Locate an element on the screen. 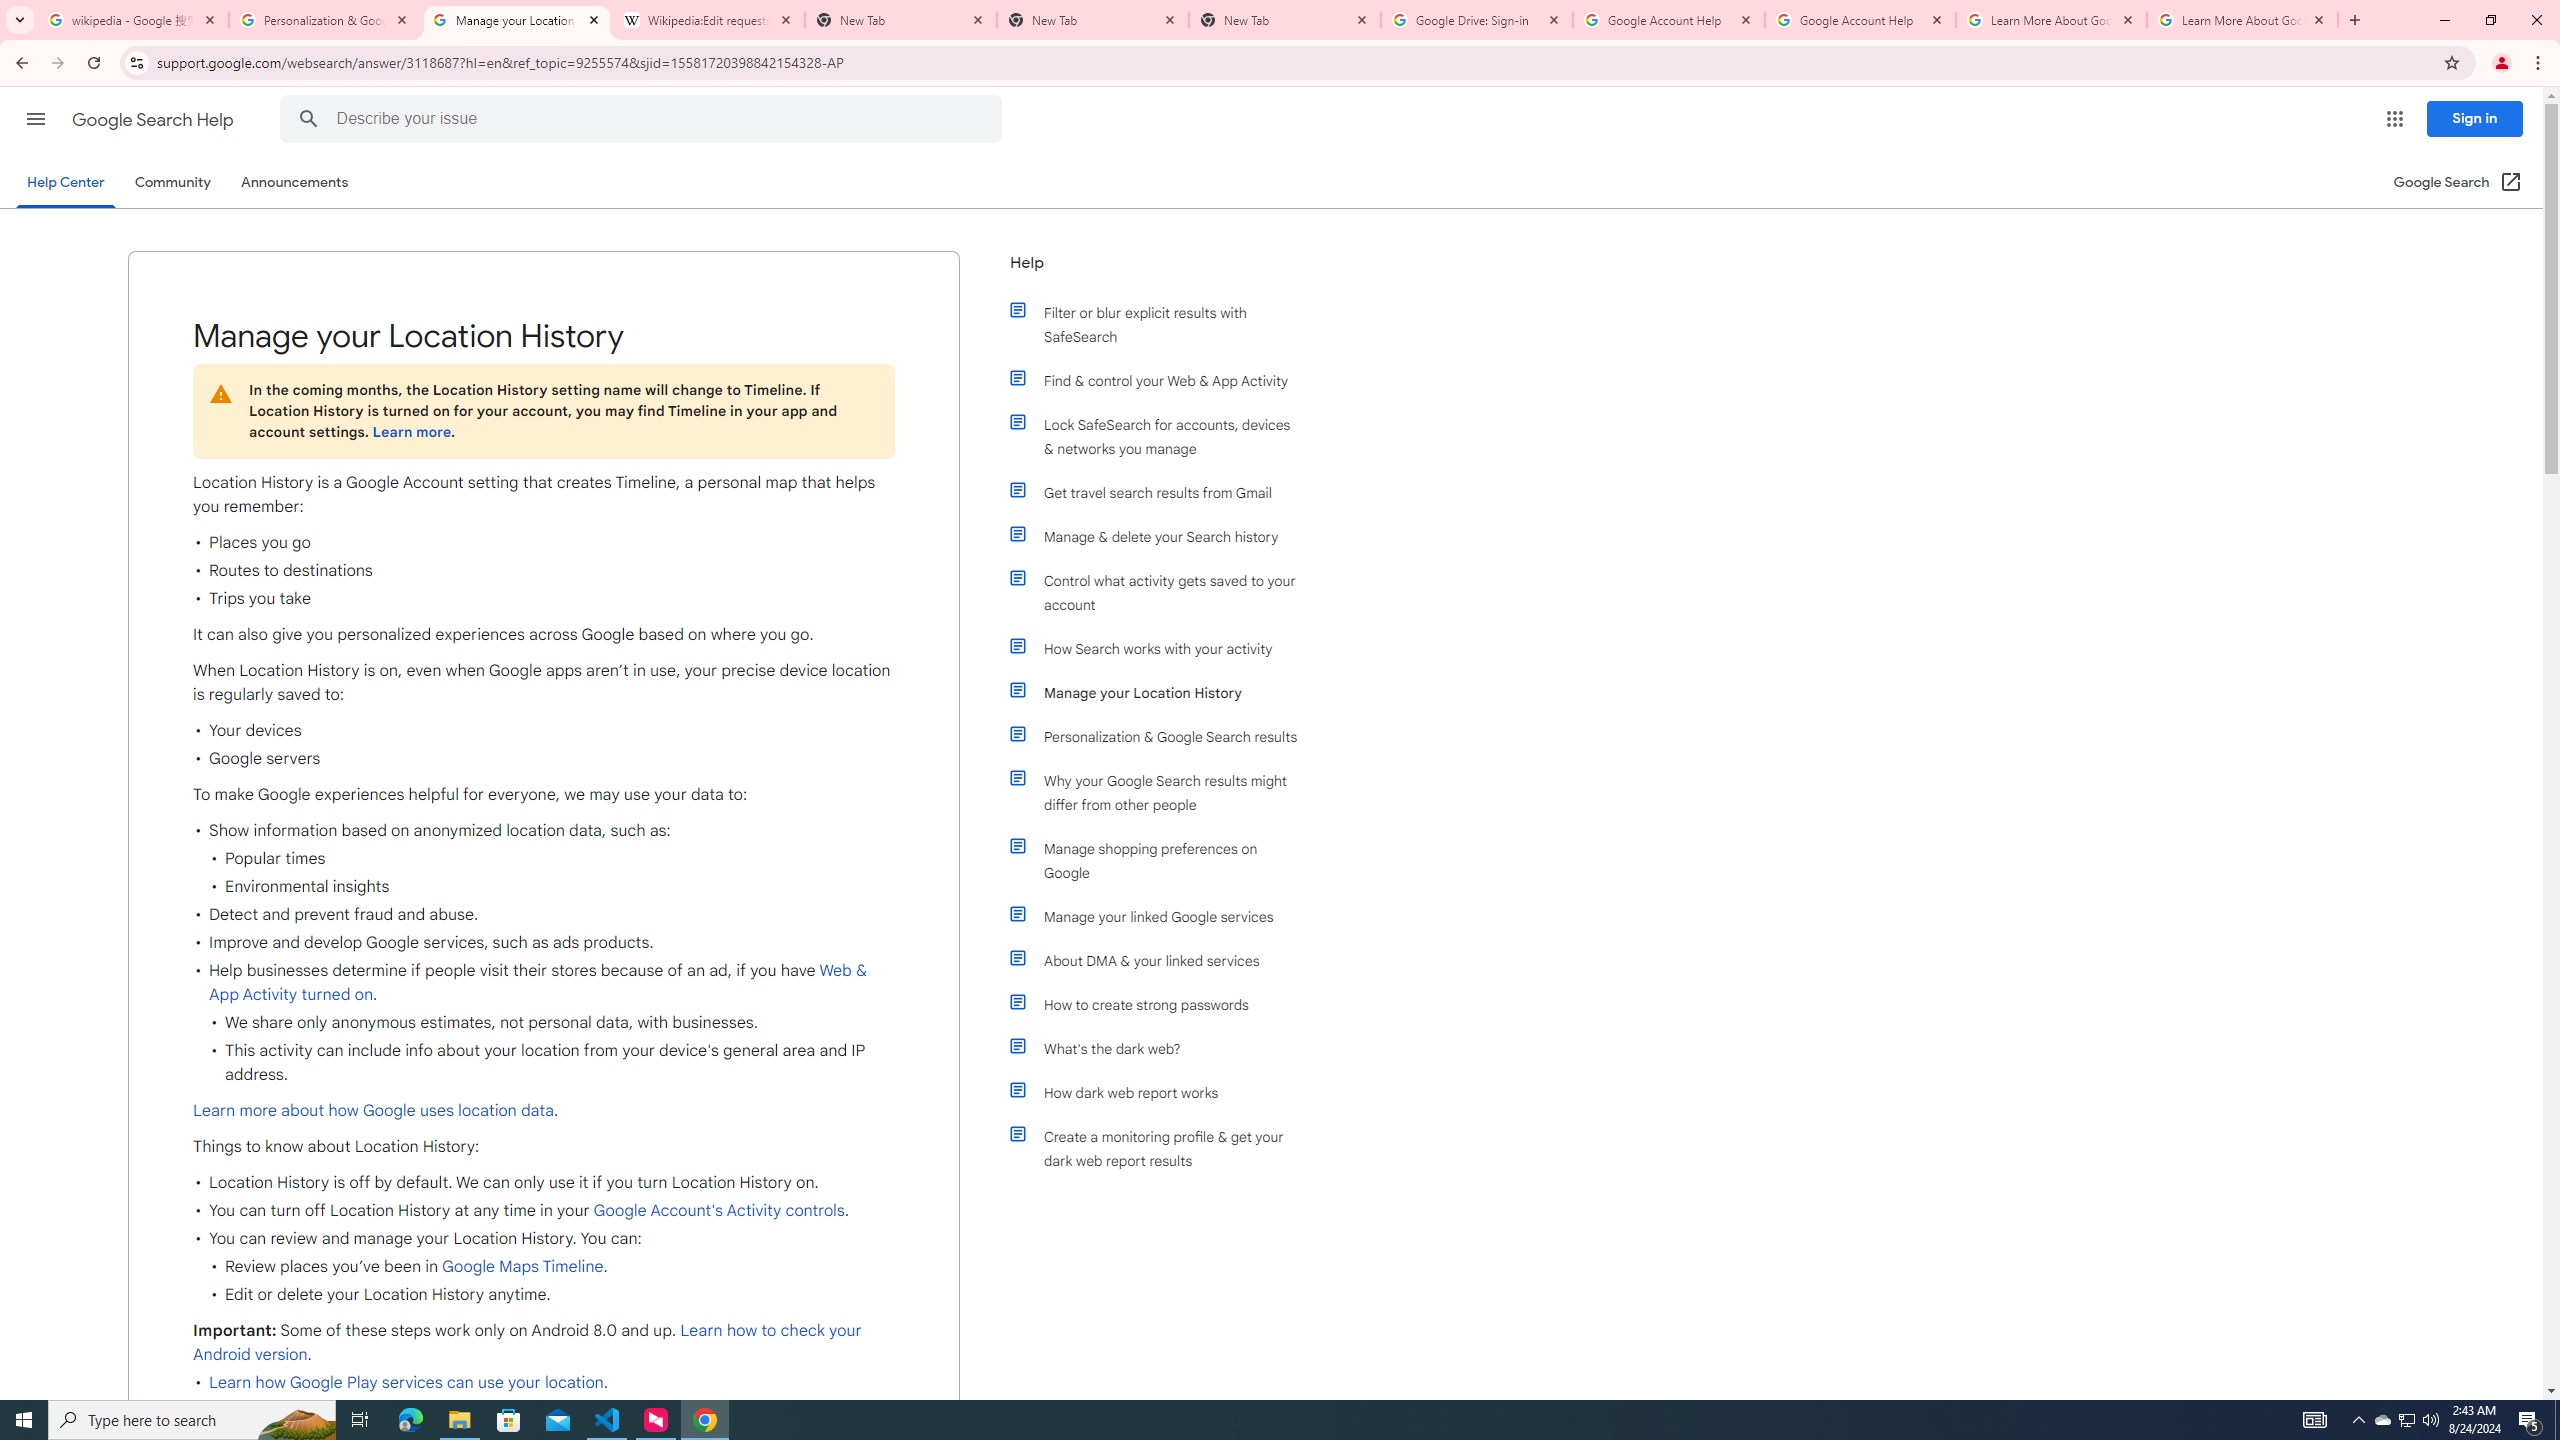 This screenshot has width=2560, height=1440. 'Manage your Location History' is located at coordinates (1162, 693).